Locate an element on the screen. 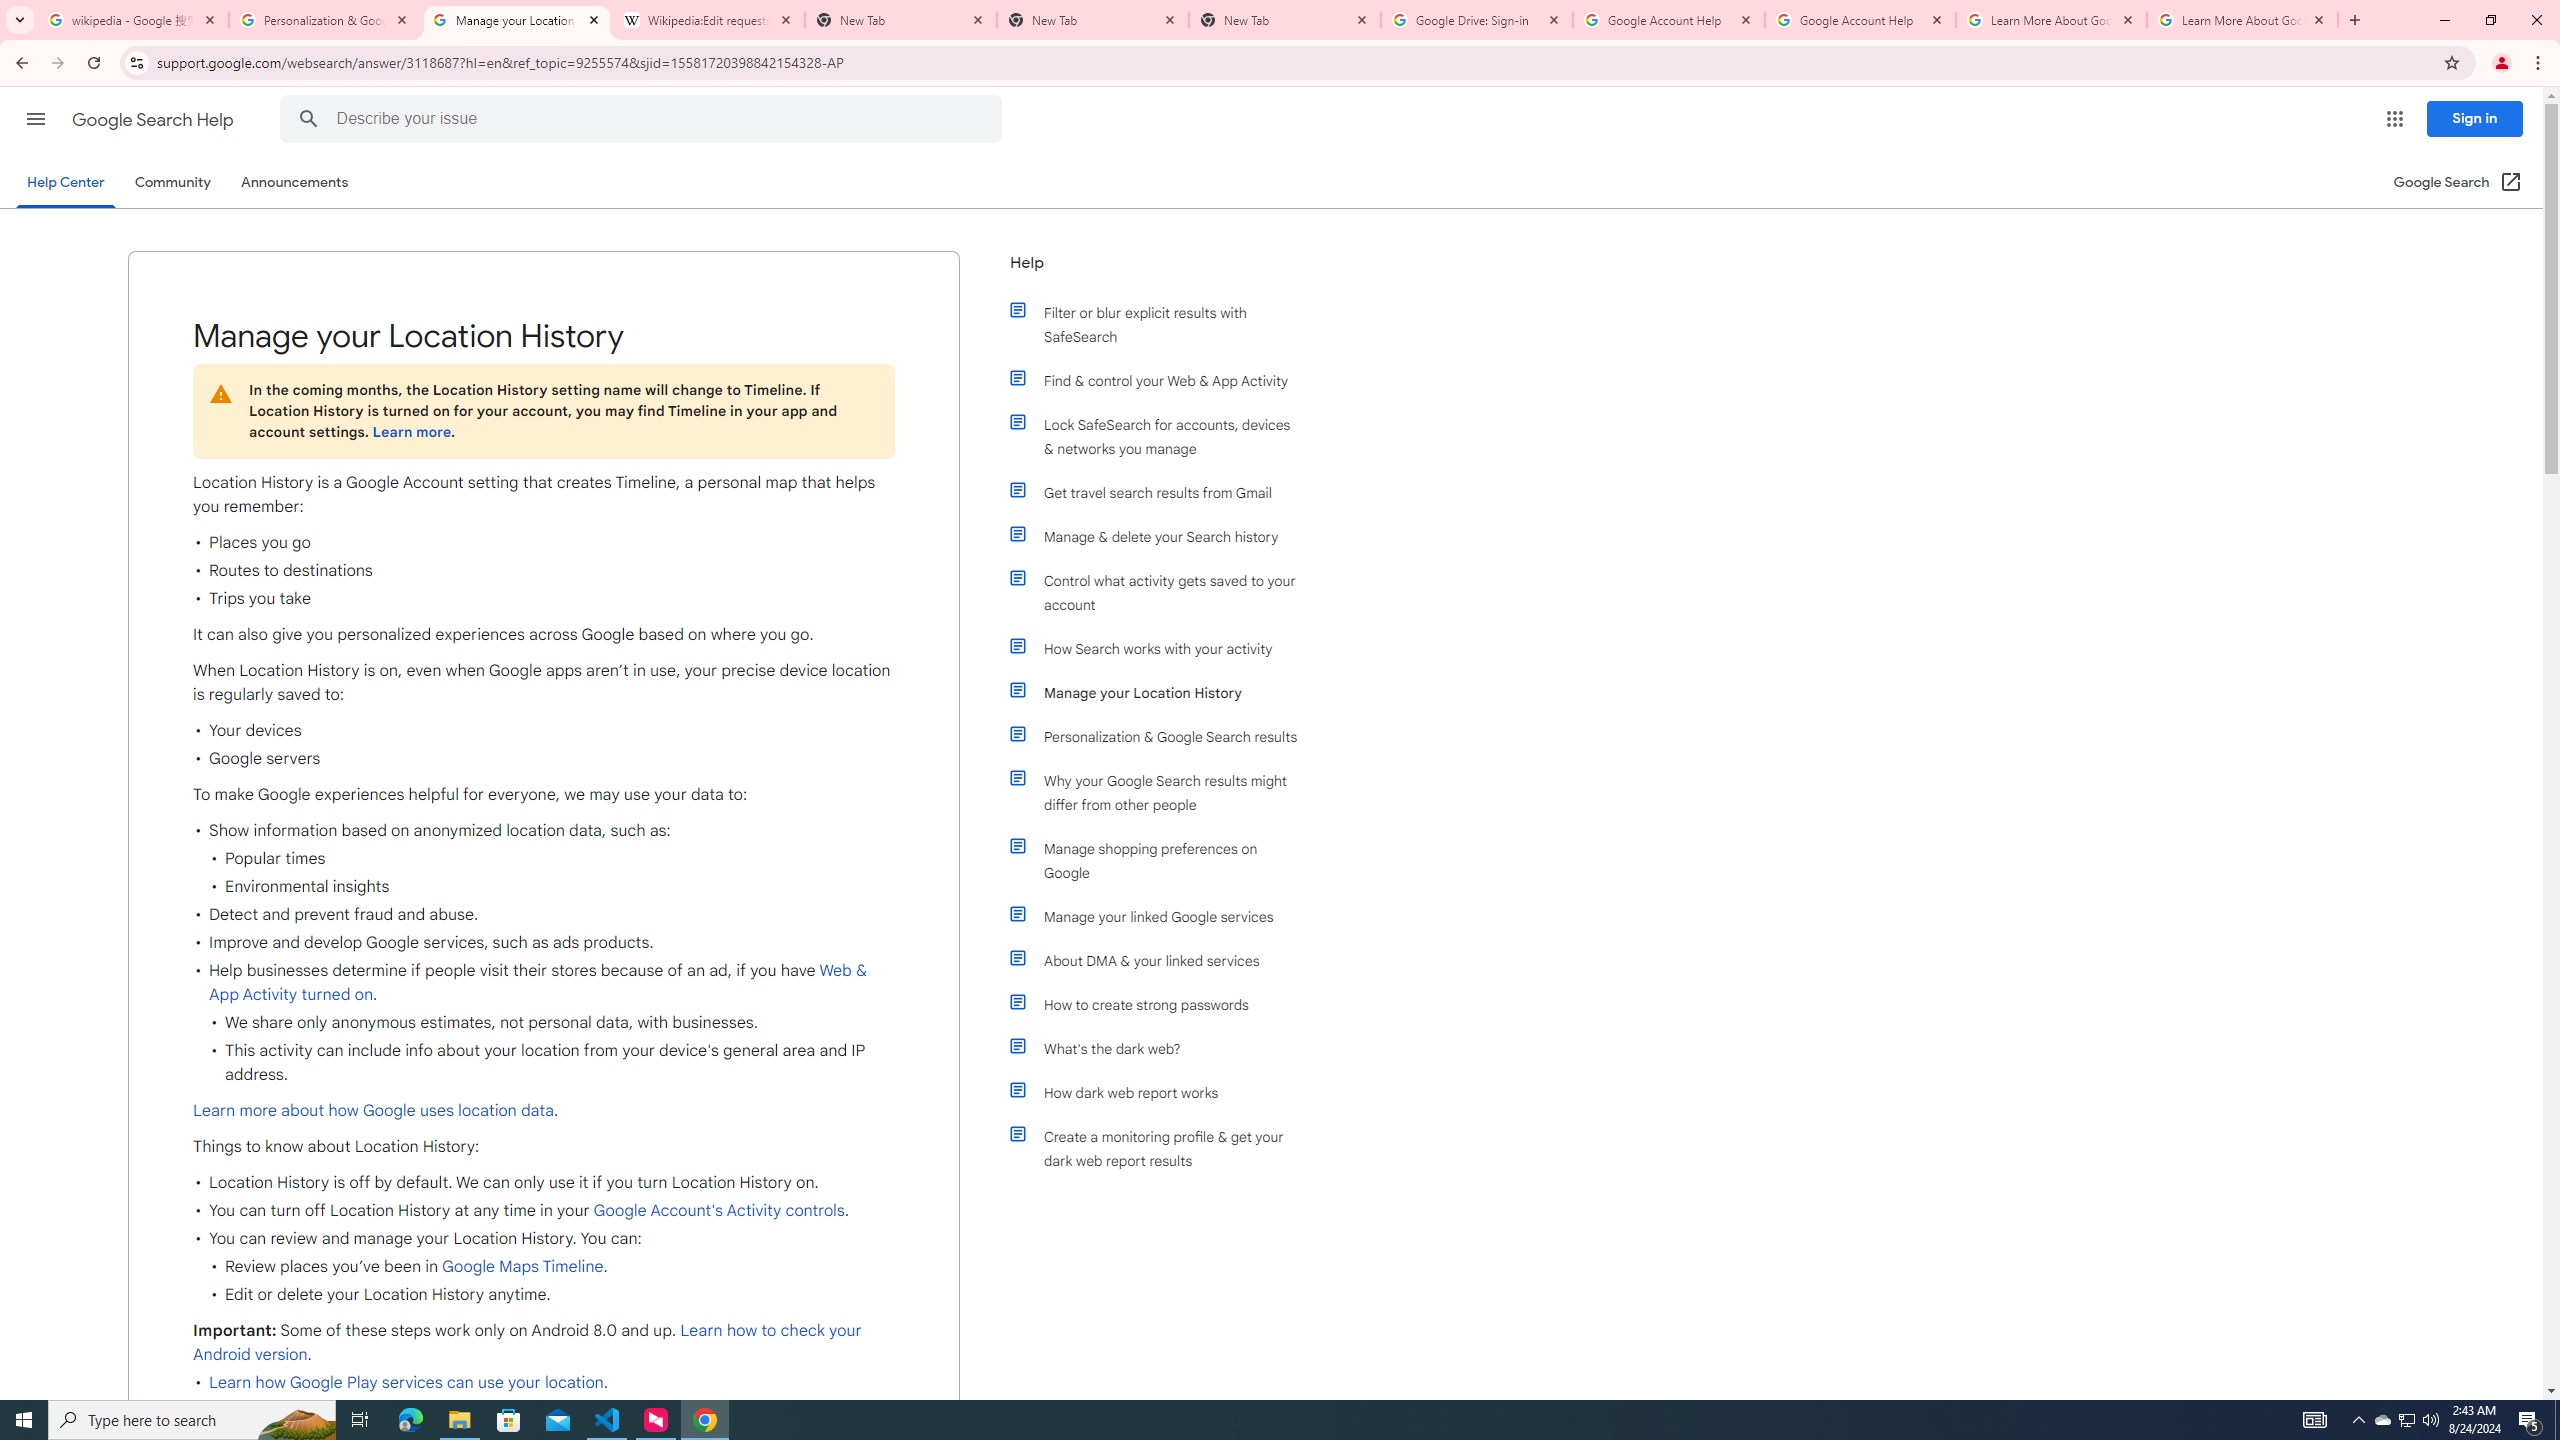 This screenshot has width=2560, height=1440. 'Manage your Location History' is located at coordinates (1162, 693).